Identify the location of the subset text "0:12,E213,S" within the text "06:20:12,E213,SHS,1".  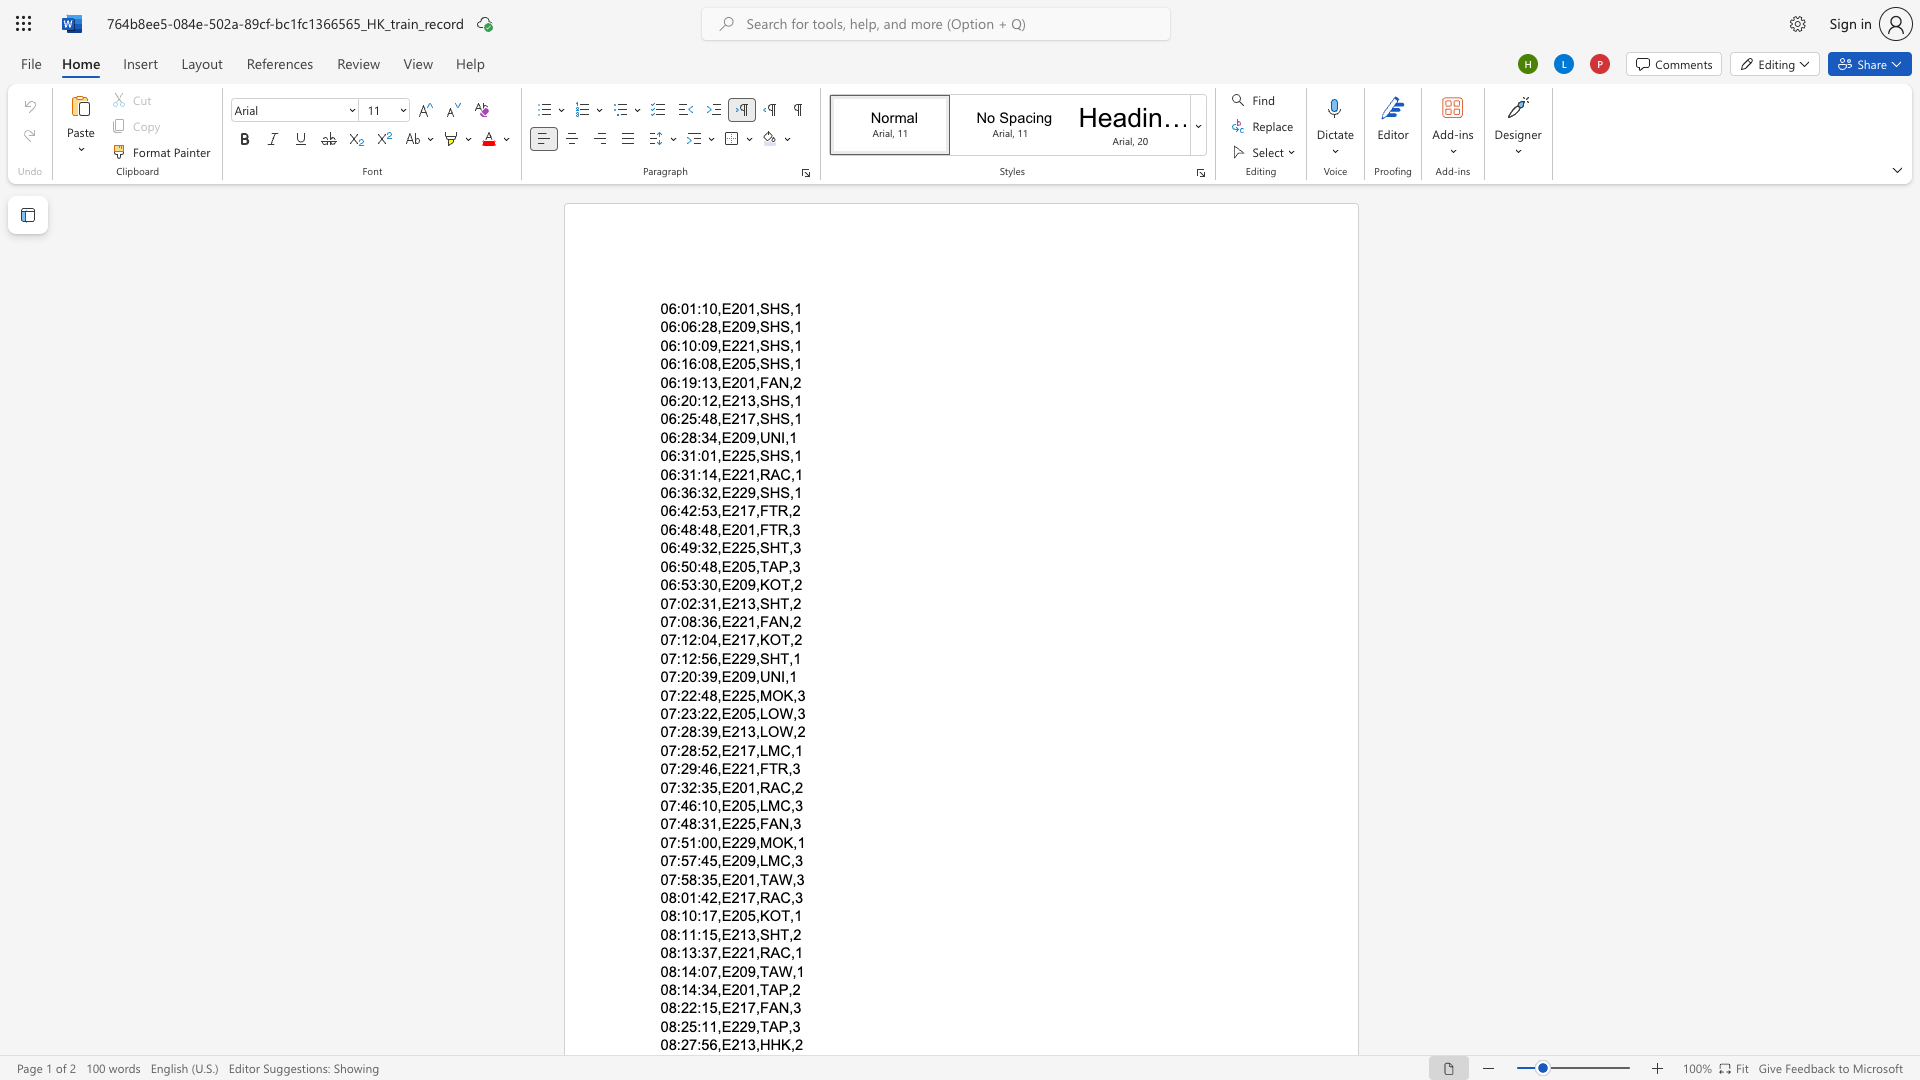
(689, 401).